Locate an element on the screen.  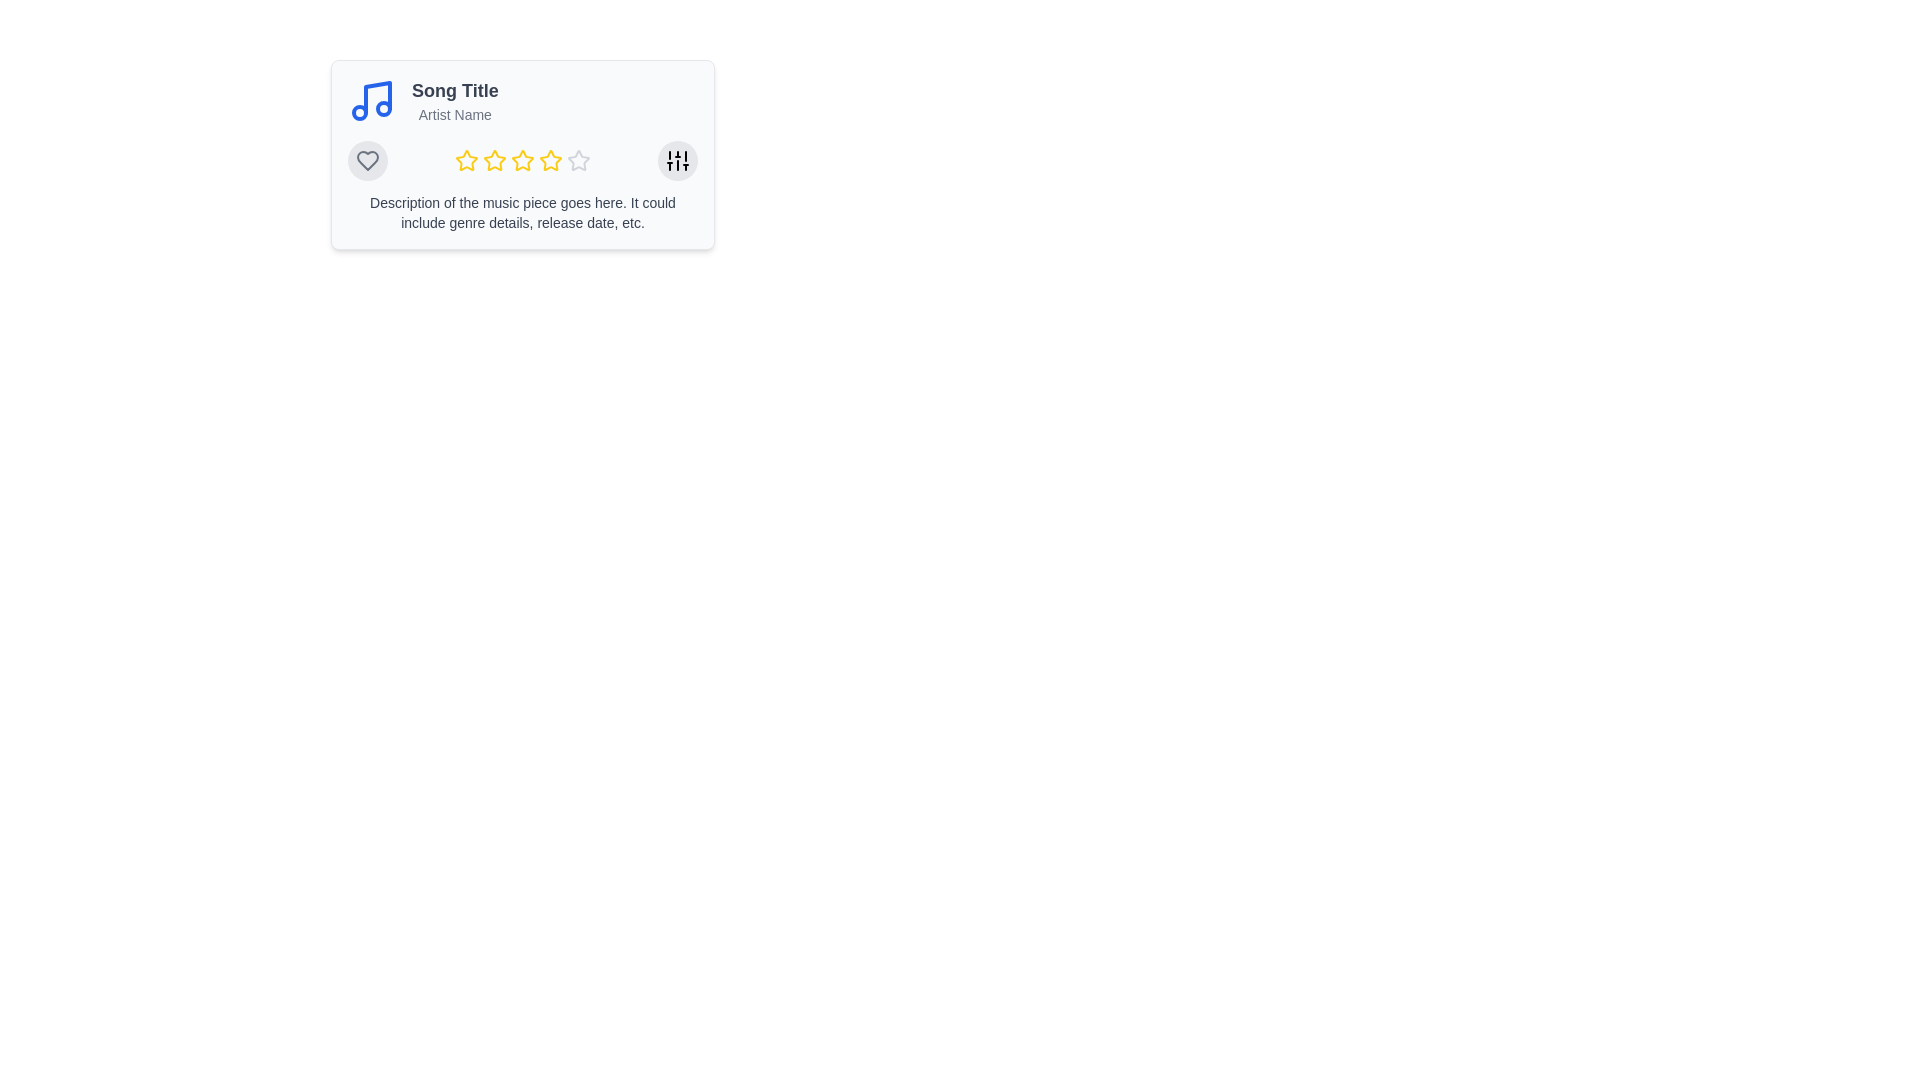
the circular button with a light gray background and a vertical sliders icon is located at coordinates (677, 160).